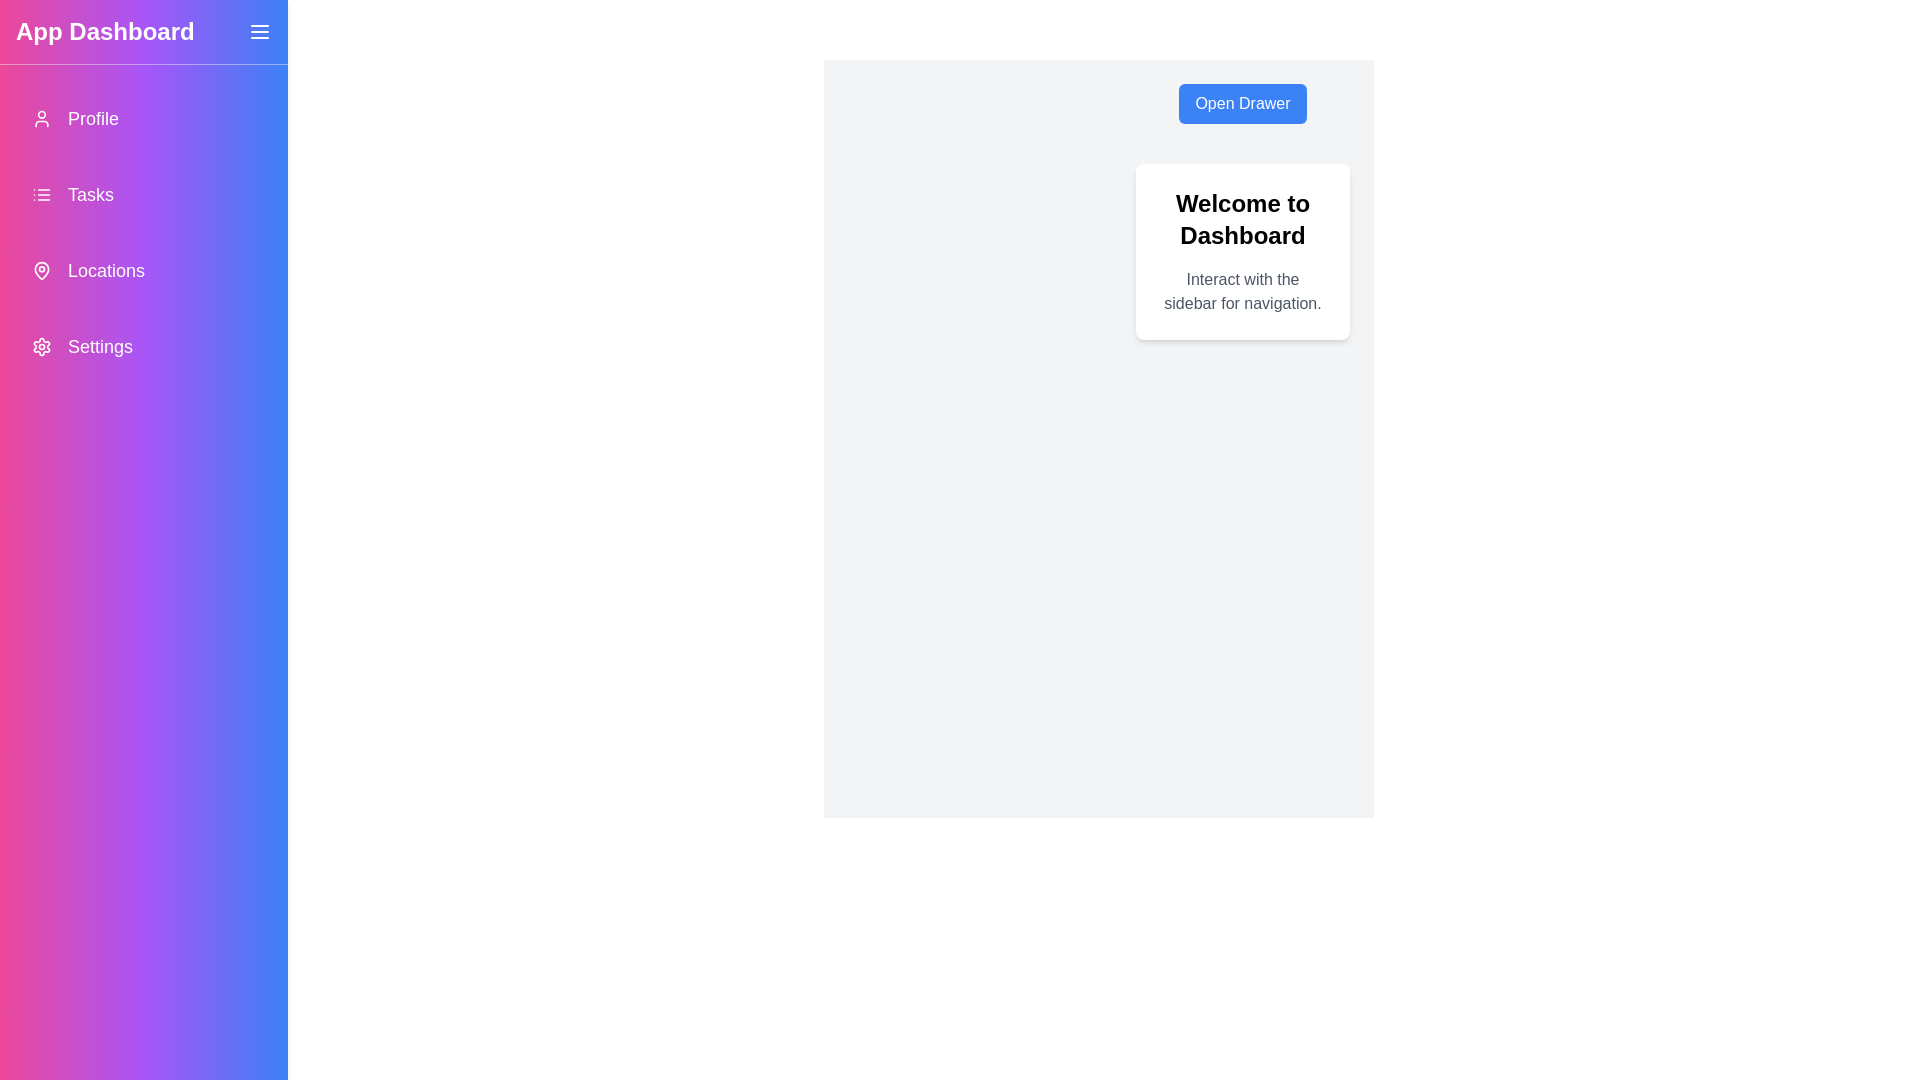 This screenshot has height=1080, width=1920. I want to click on the navigation item Settings from the drawer, so click(143, 346).